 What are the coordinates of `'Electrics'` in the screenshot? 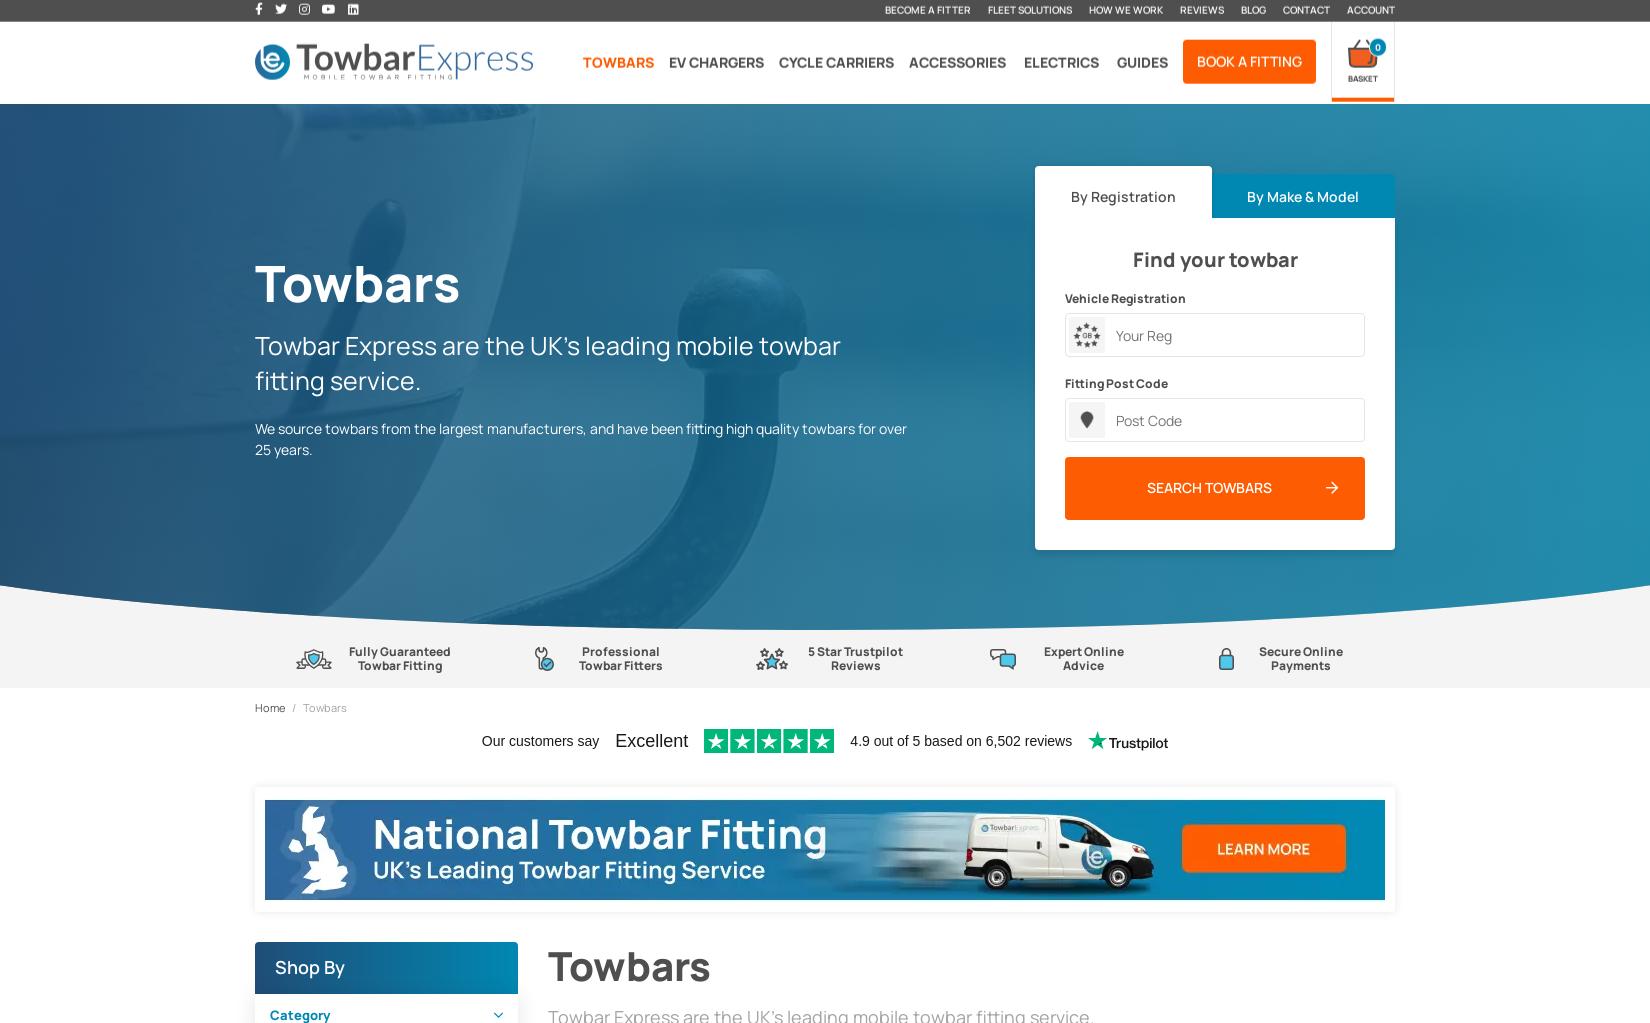 It's located at (1061, 62).